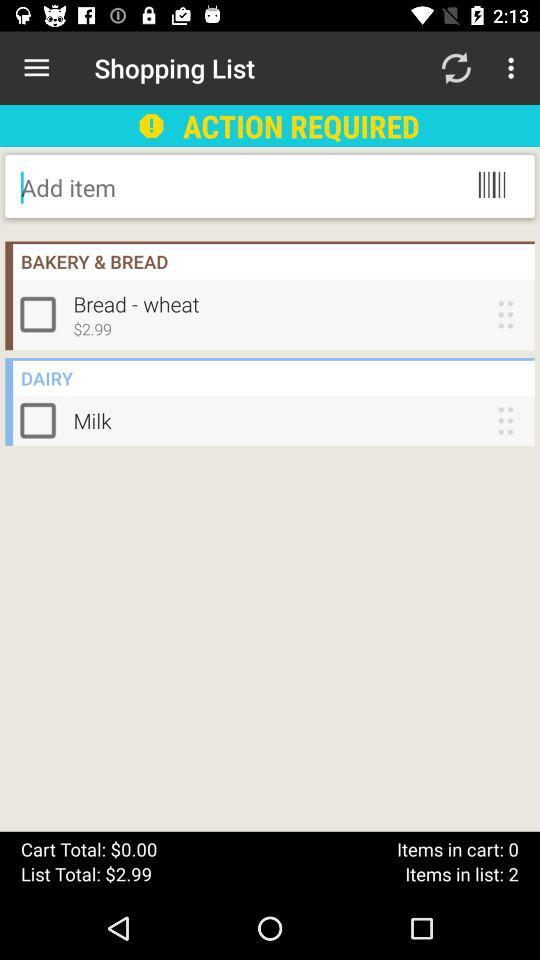 The width and height of the screenshot is (540, 960). I want to click on the icon above action required icon, so click(455, 68).